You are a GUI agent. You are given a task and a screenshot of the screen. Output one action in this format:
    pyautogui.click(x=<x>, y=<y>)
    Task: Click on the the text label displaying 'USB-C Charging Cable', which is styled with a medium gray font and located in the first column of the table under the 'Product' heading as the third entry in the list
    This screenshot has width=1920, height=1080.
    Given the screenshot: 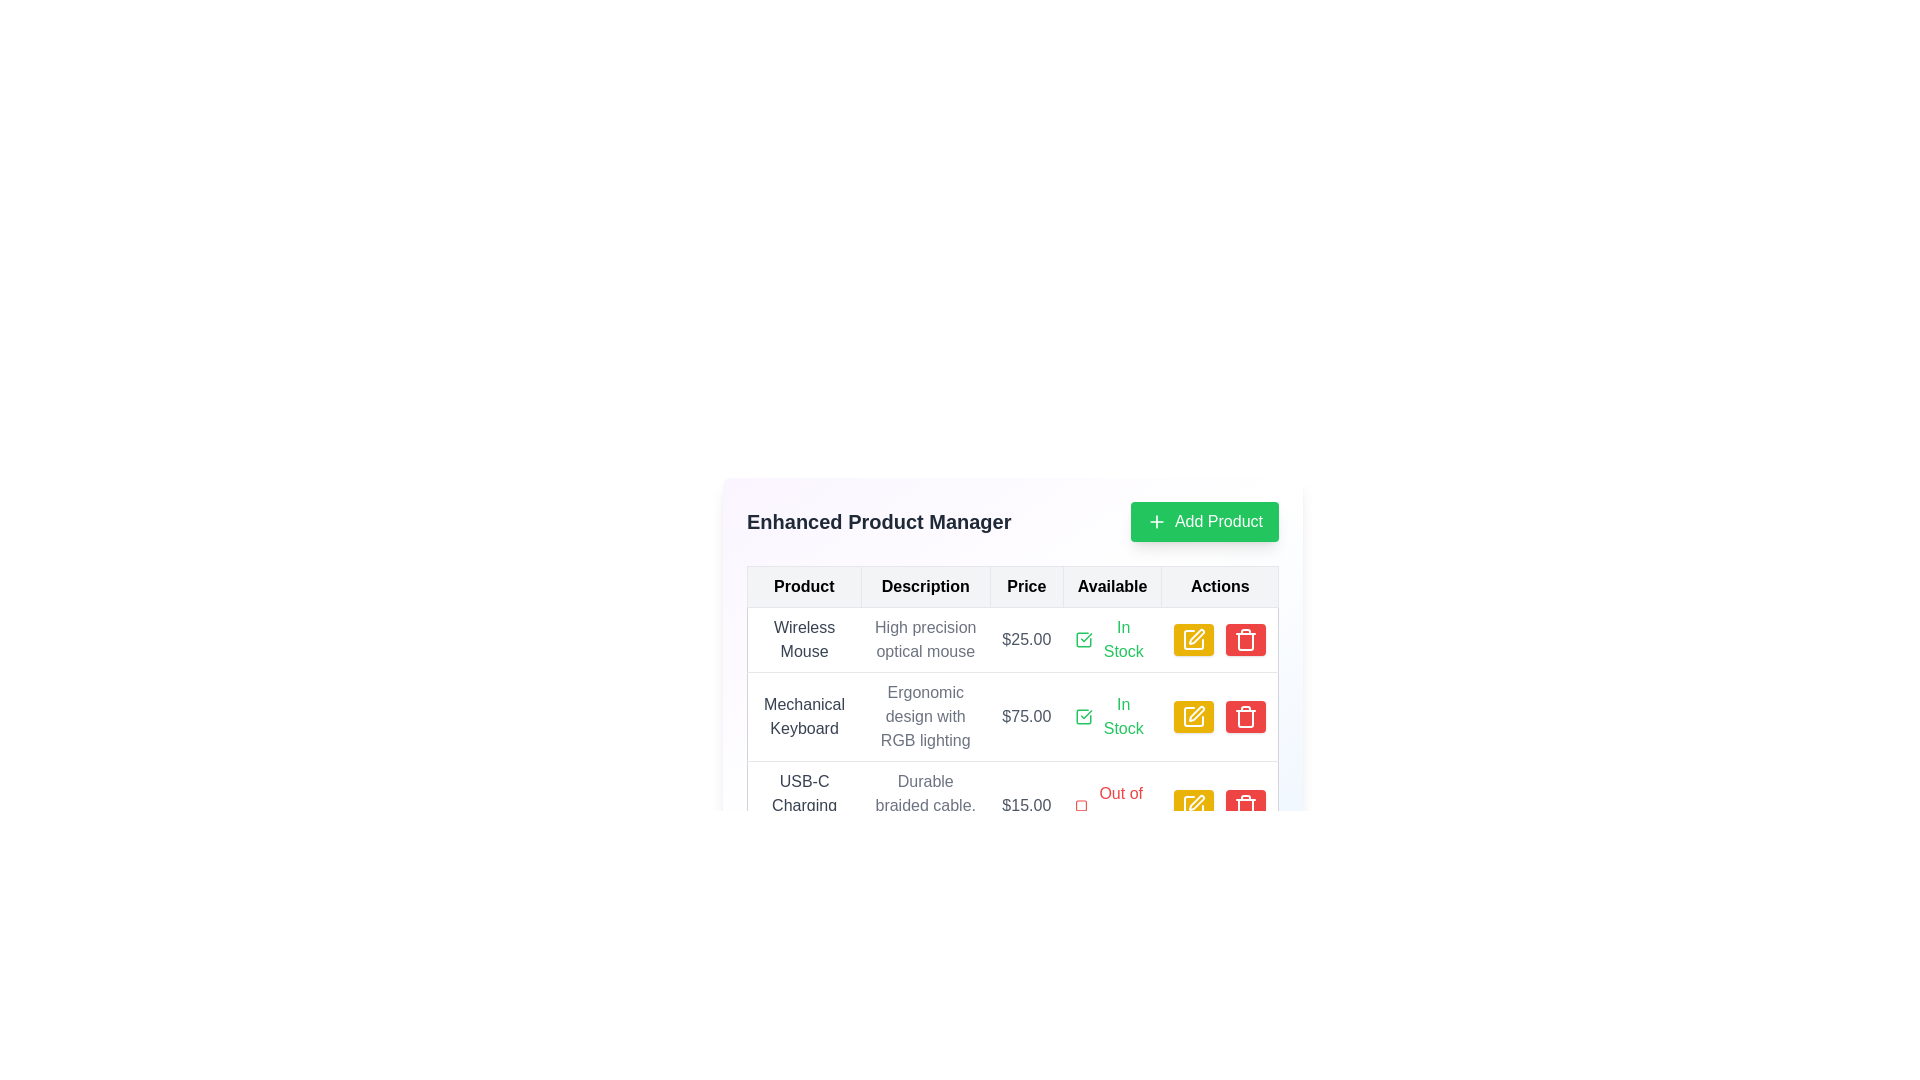 What is the action you would take?
    pyautogui.click(x=804, y=805)
    